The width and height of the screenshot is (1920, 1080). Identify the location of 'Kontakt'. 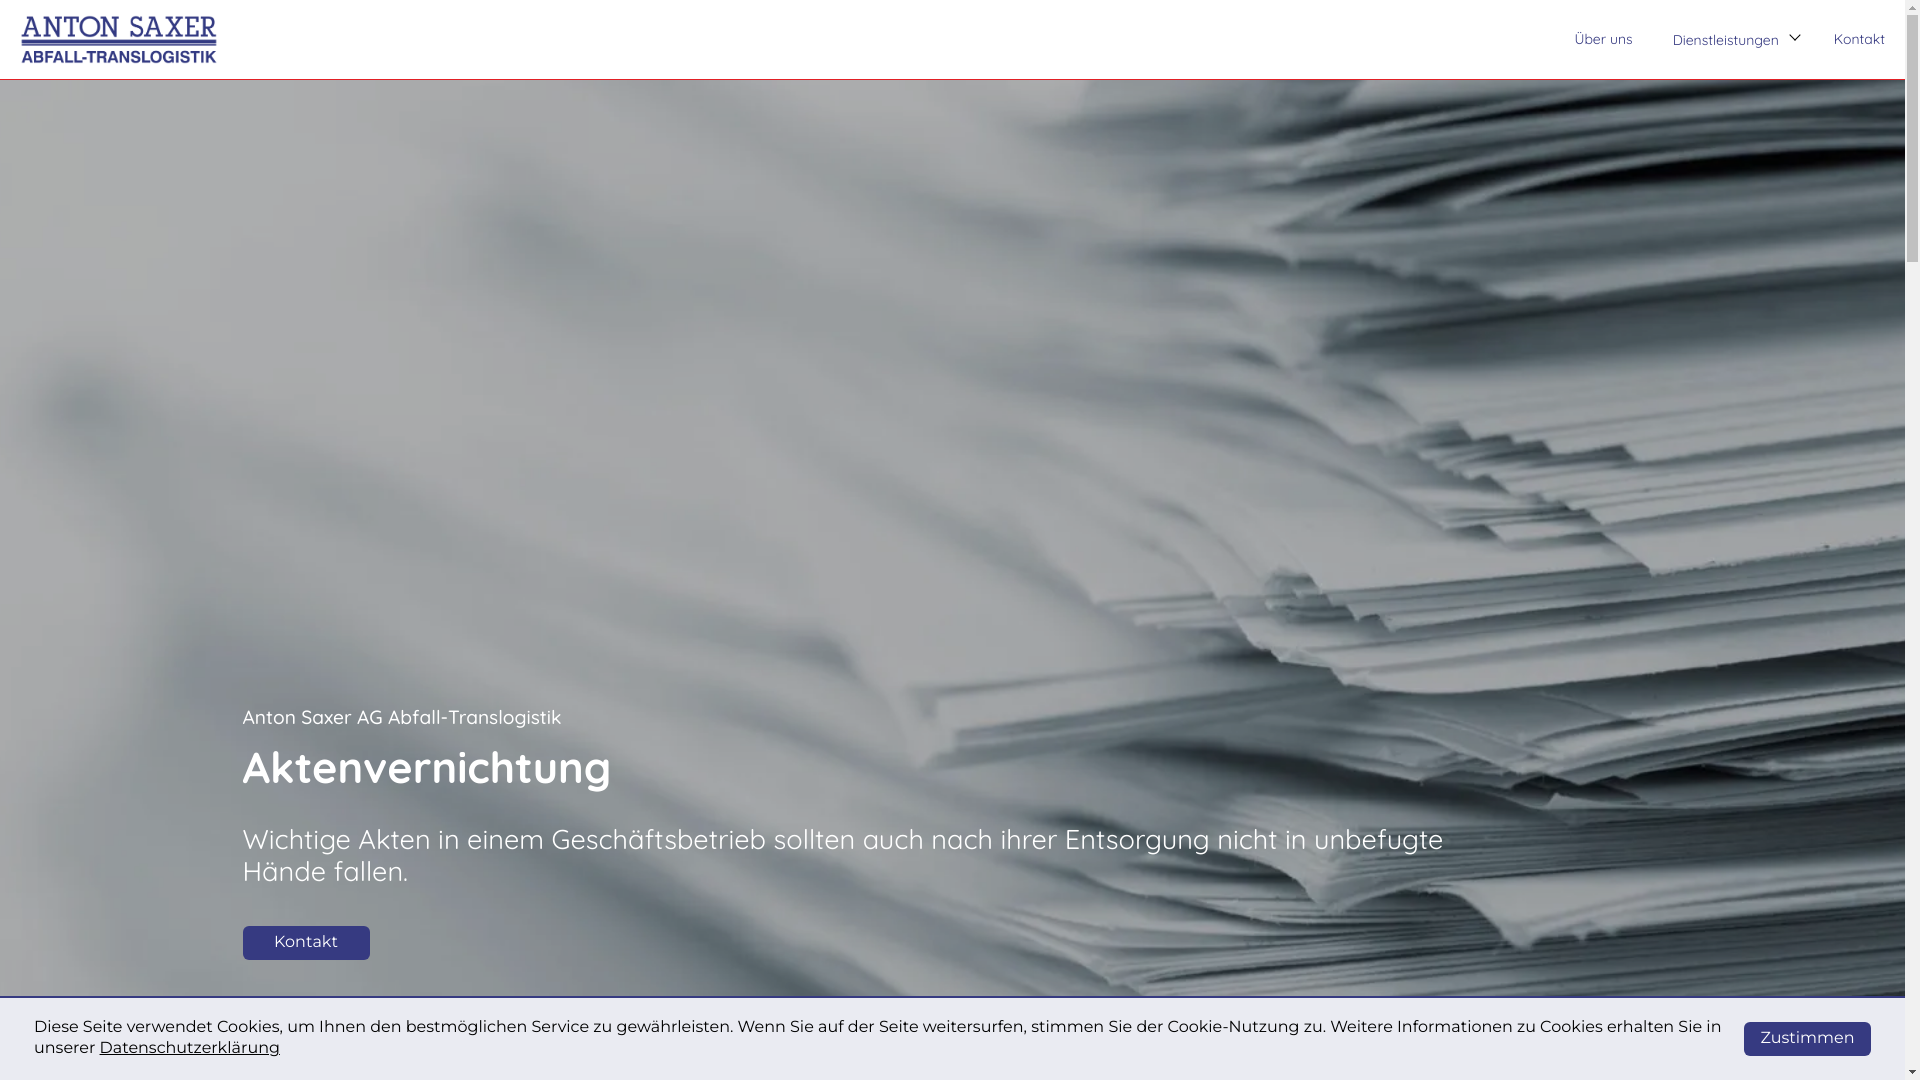
(240, 942).